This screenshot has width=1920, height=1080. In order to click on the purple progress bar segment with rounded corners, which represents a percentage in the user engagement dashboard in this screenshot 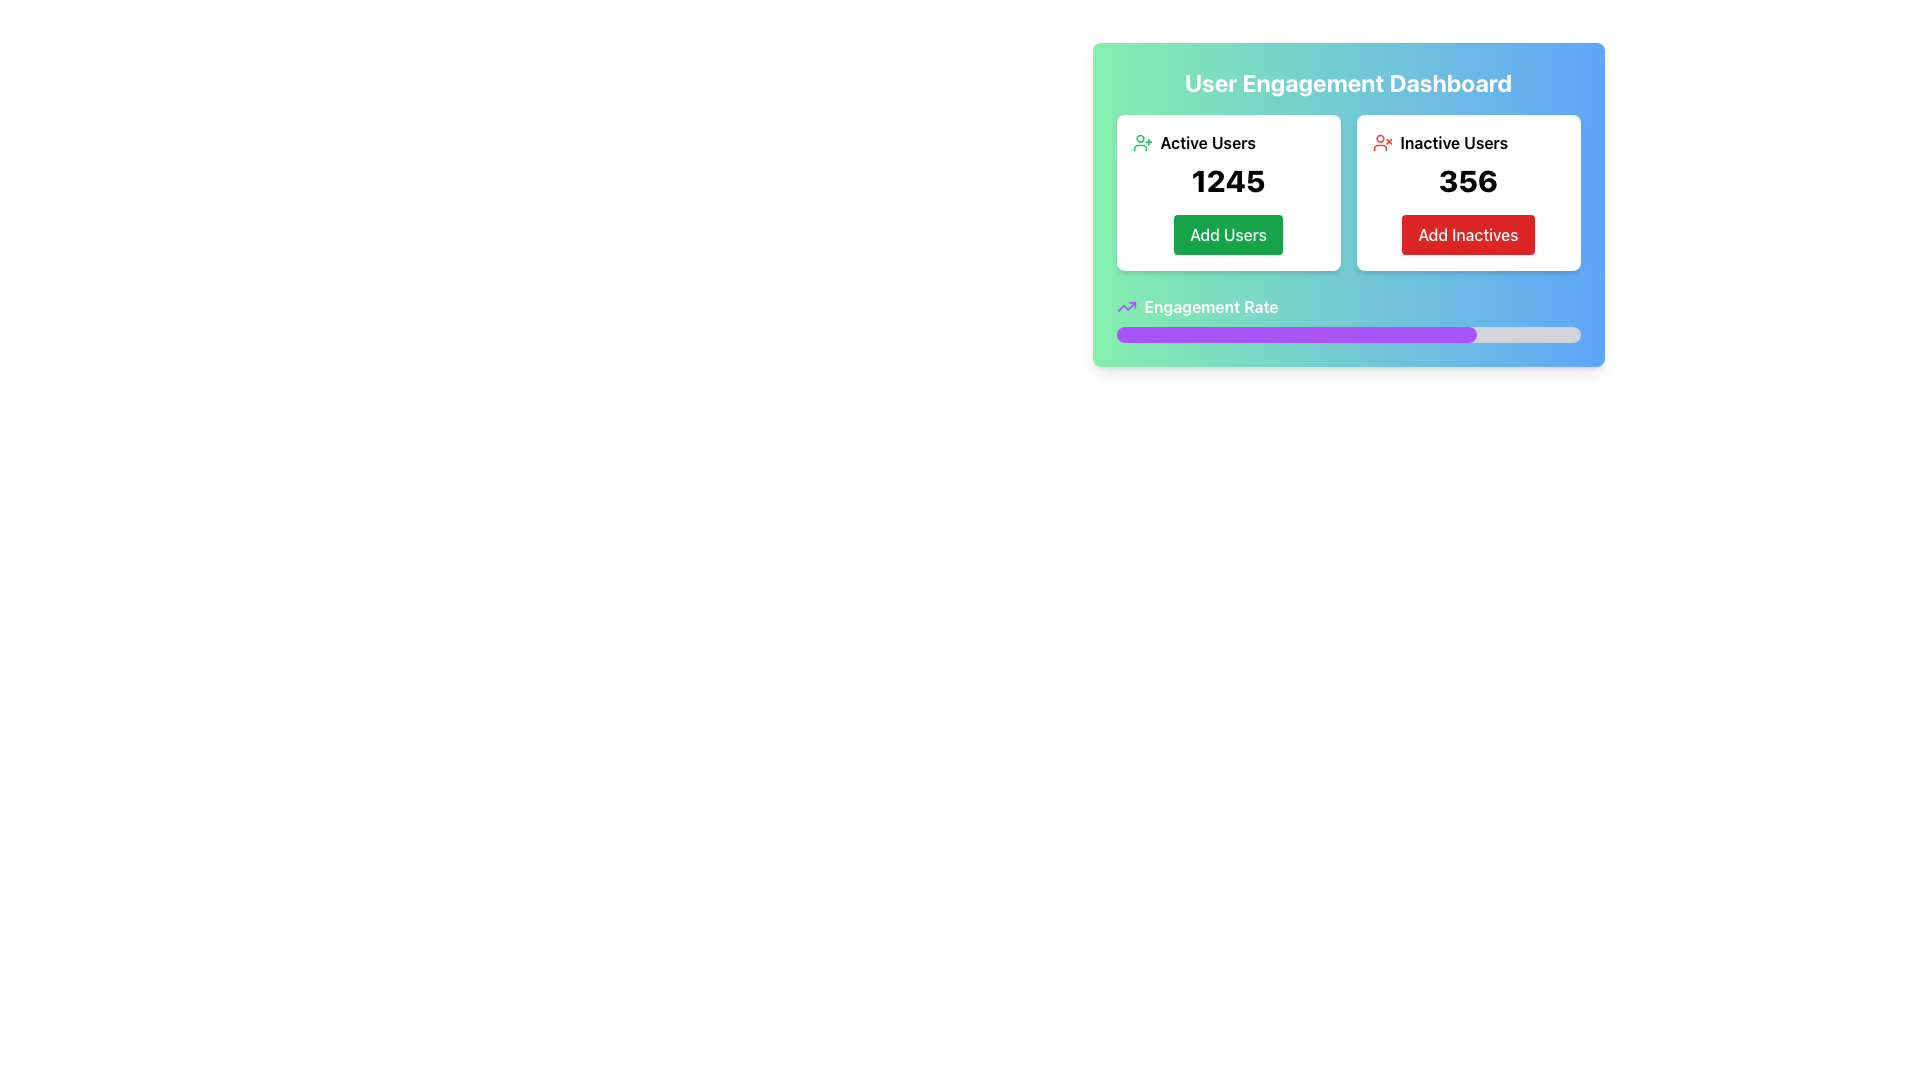, I will do `click(1296, 334)`.